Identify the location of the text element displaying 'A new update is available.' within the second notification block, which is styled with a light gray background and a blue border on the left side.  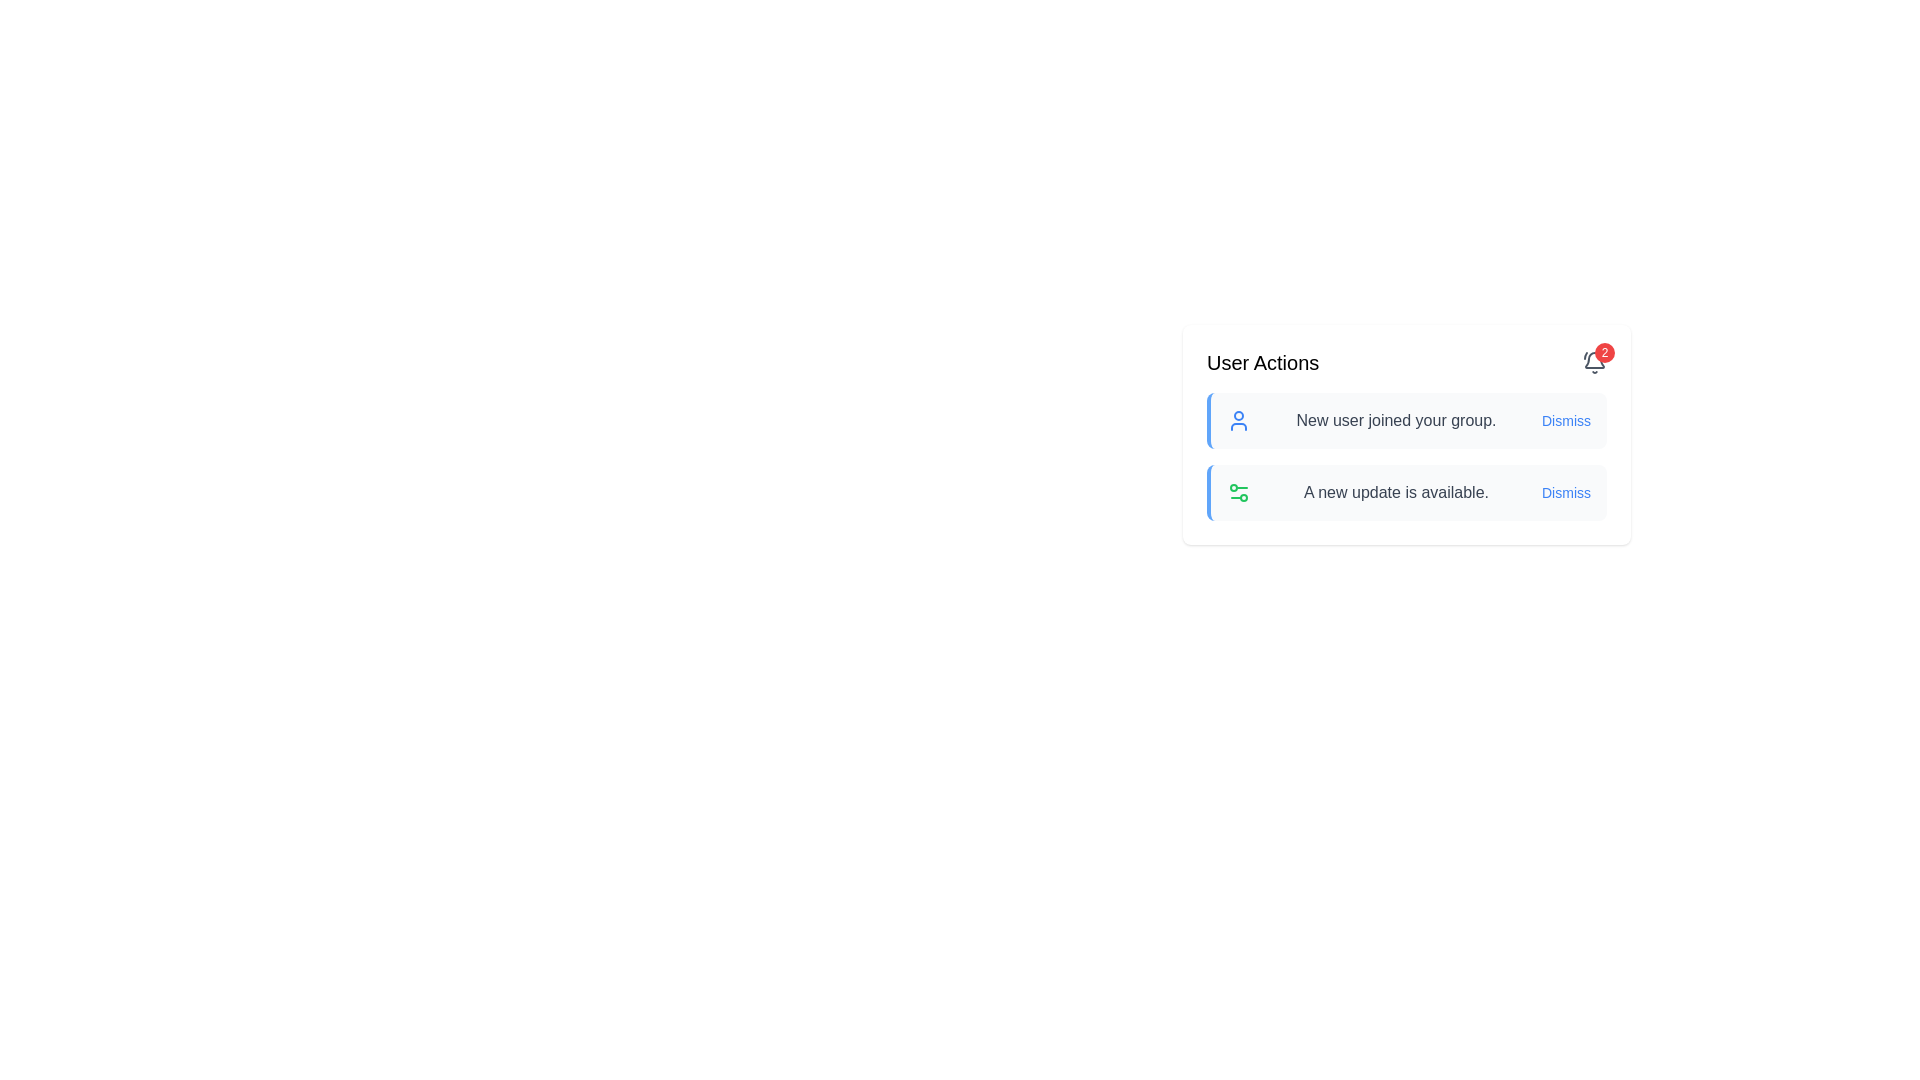
(1395, 493).